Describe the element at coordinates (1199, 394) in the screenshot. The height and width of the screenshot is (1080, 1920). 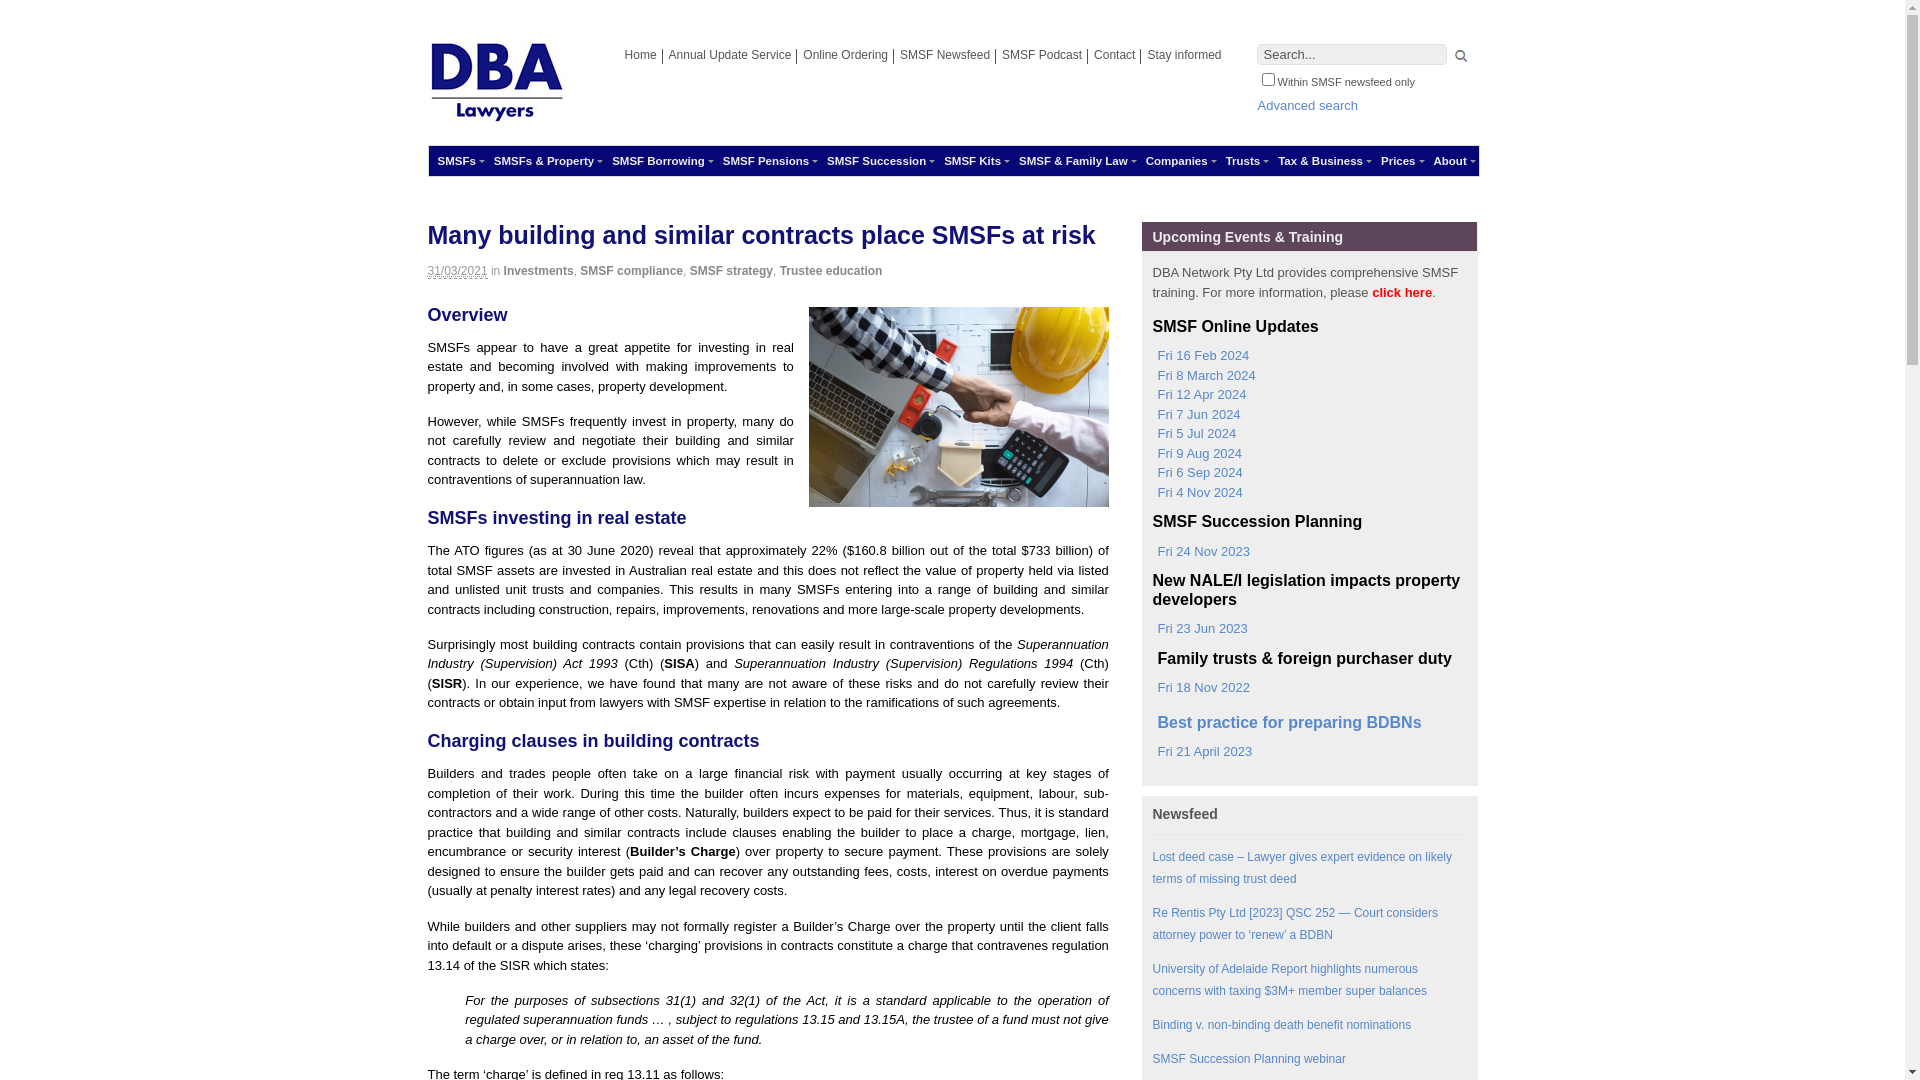
I see `'Fri 12 Apr 2024'` at that location.